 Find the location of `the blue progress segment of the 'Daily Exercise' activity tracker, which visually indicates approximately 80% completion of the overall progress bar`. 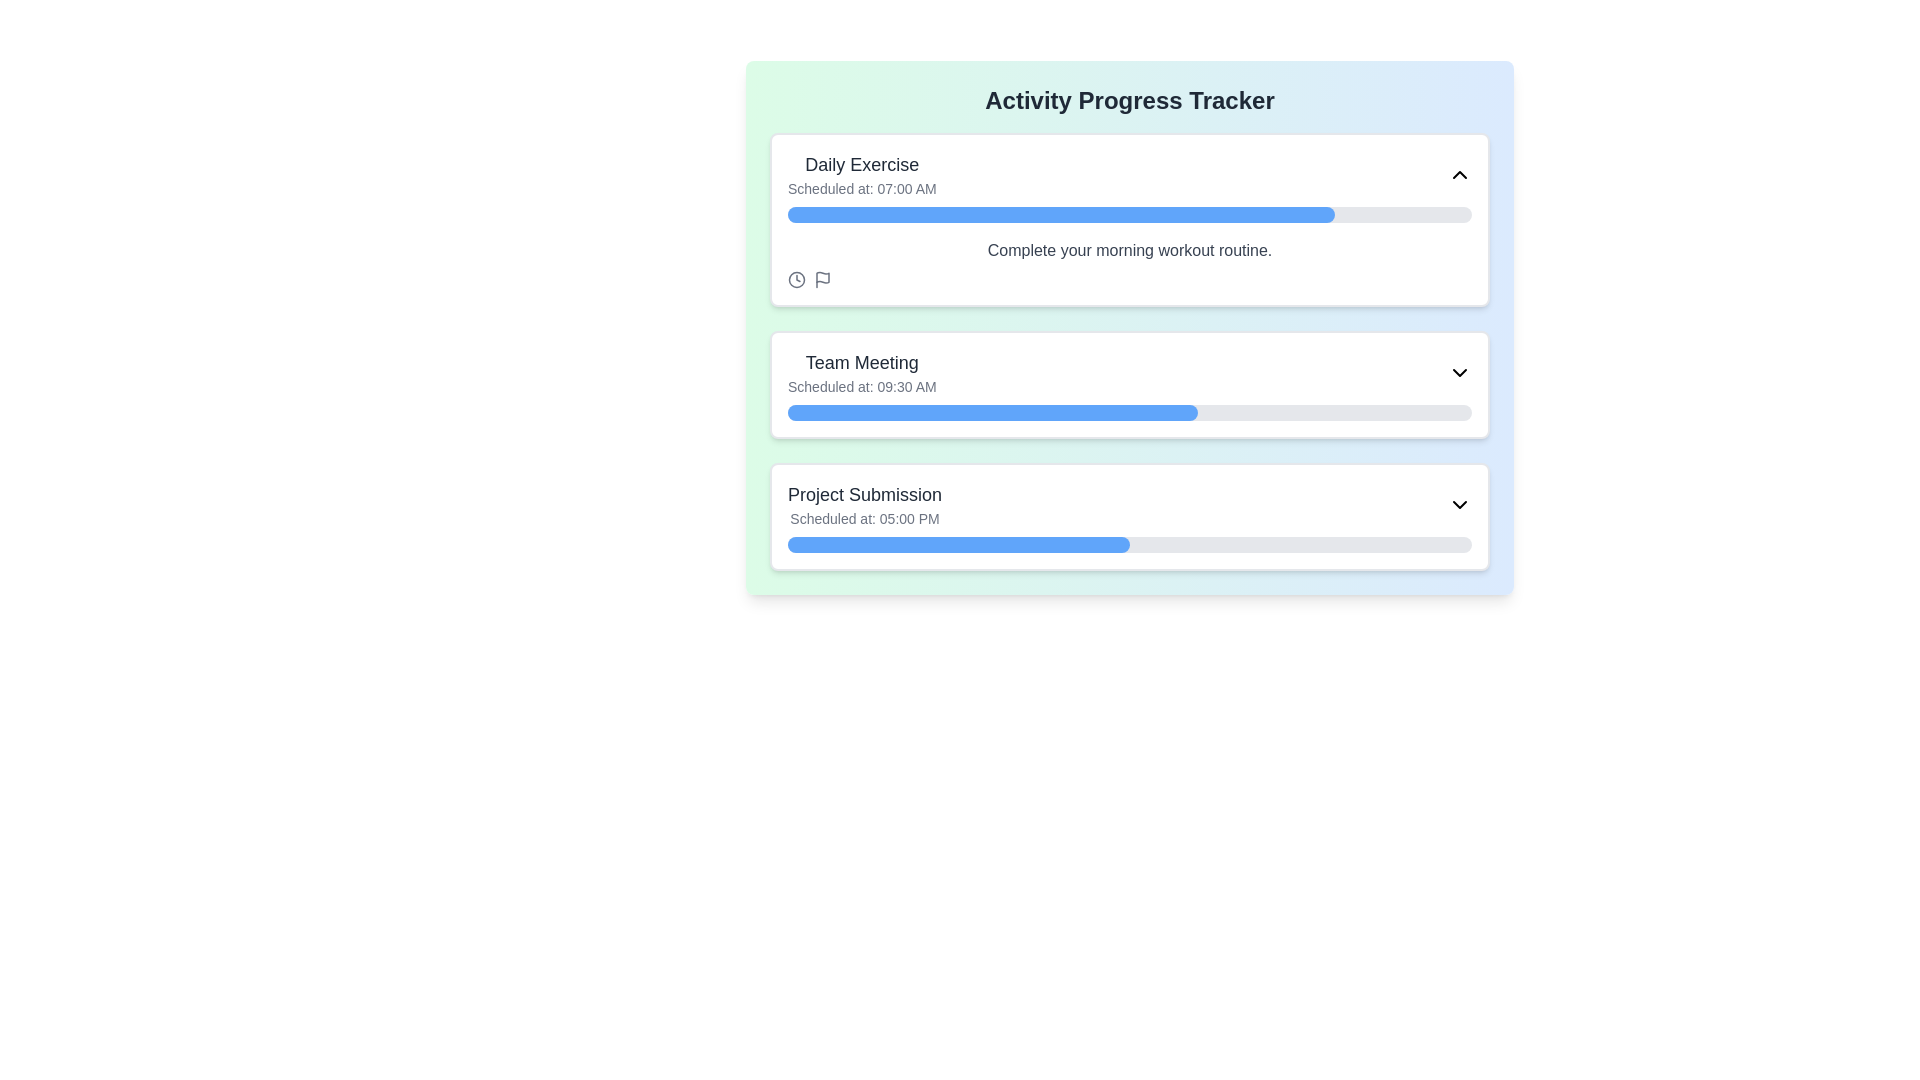

the blue progress segment of the 'Daily Exercise' activity tracker, which visually indicates approximately 80% completion of the overall progress bar is located at coordinates (1060, 215).